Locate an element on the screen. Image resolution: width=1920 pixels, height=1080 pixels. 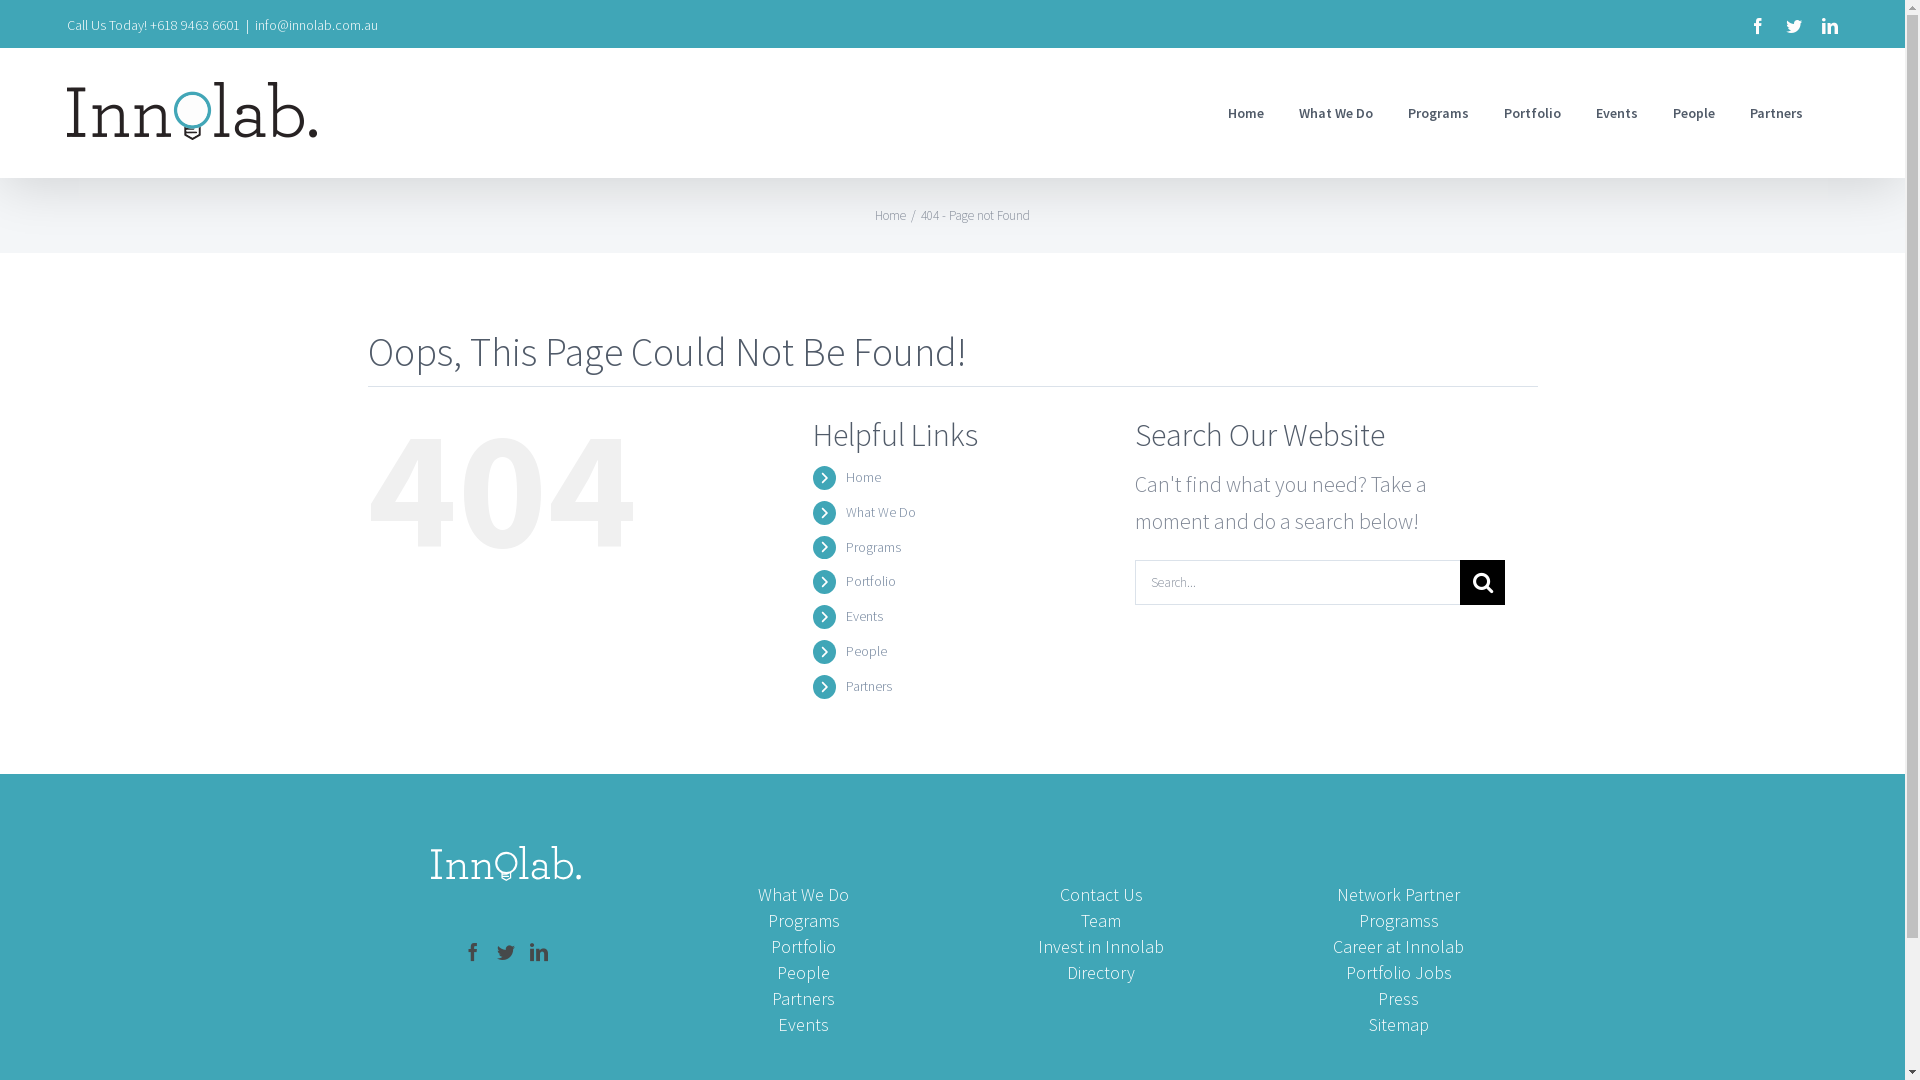
'What We Do' is located at coordinates (880, 511).